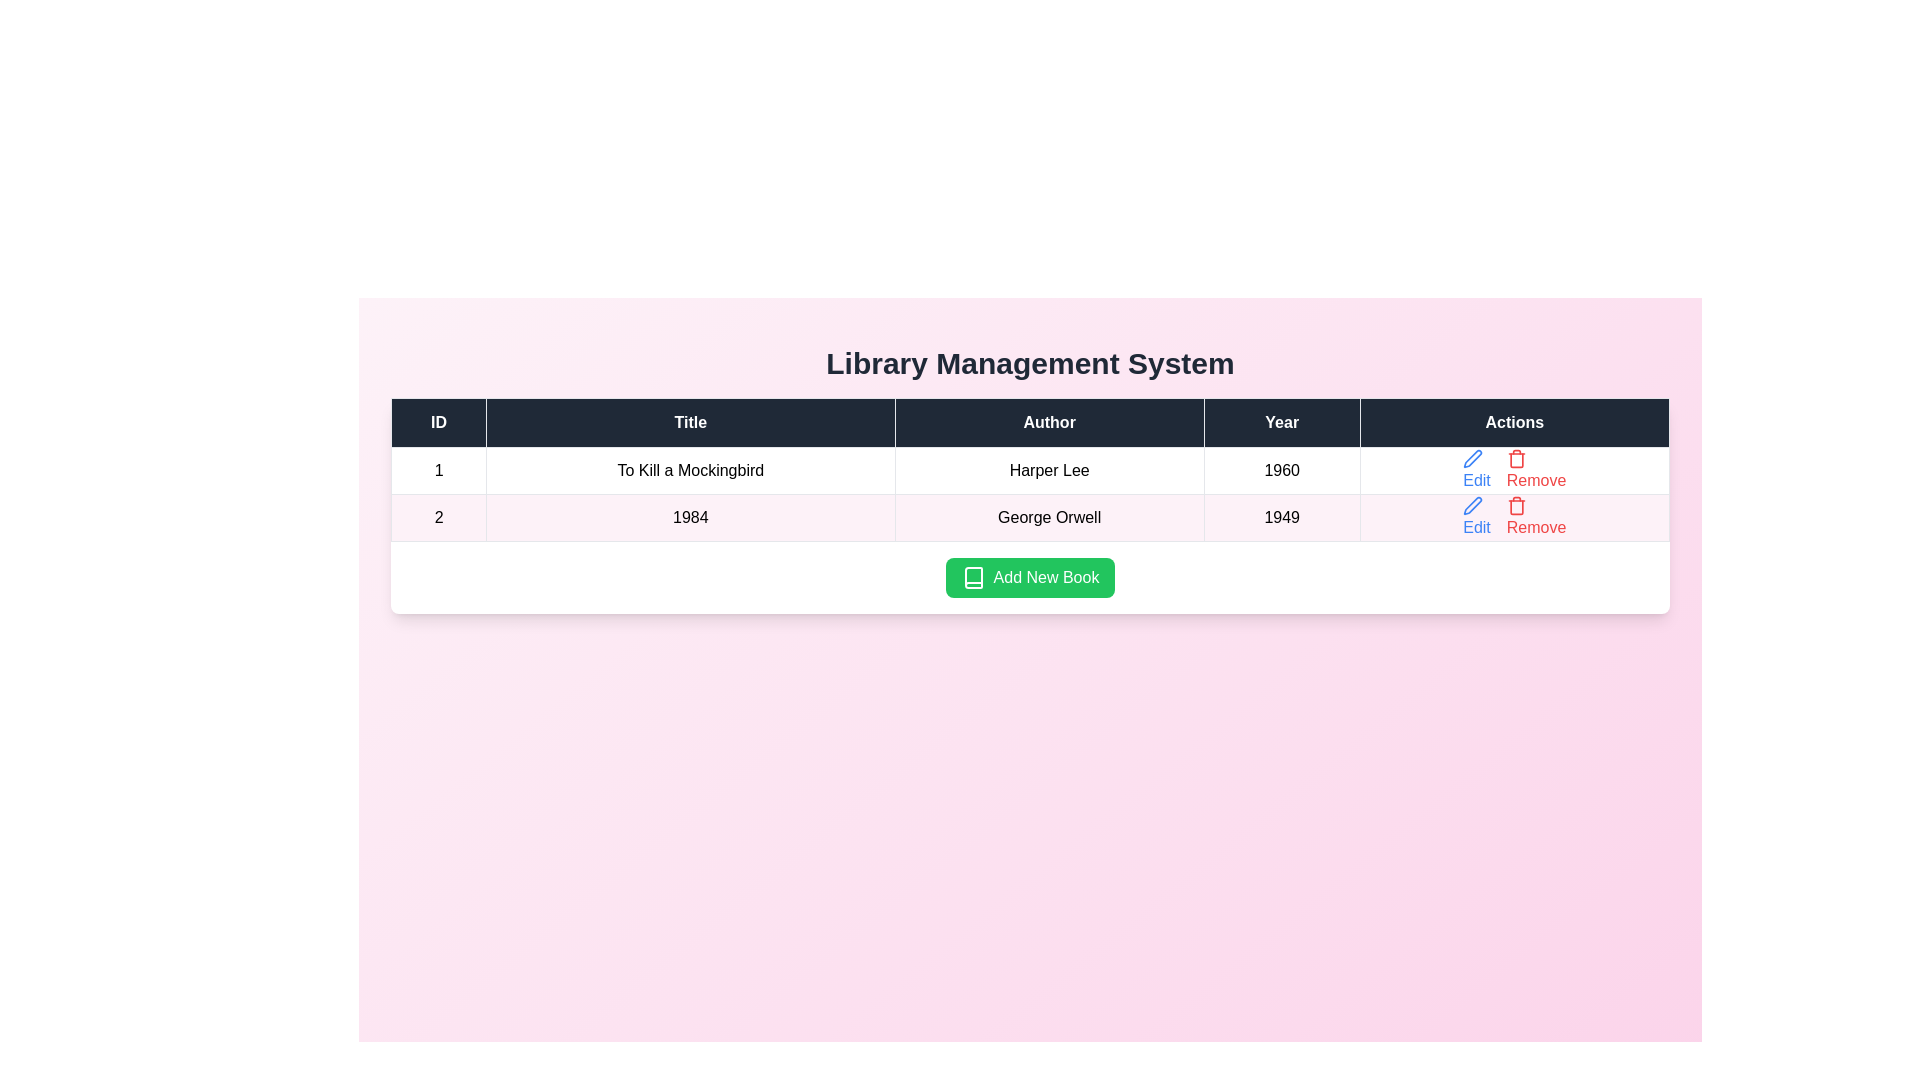 This screenshot has width=1920, height=1080. I want to click on the Text Display element showing 'To Kill a Mockingbird' in the second column of the first data row under the 'Title' header, so click(690, 470).